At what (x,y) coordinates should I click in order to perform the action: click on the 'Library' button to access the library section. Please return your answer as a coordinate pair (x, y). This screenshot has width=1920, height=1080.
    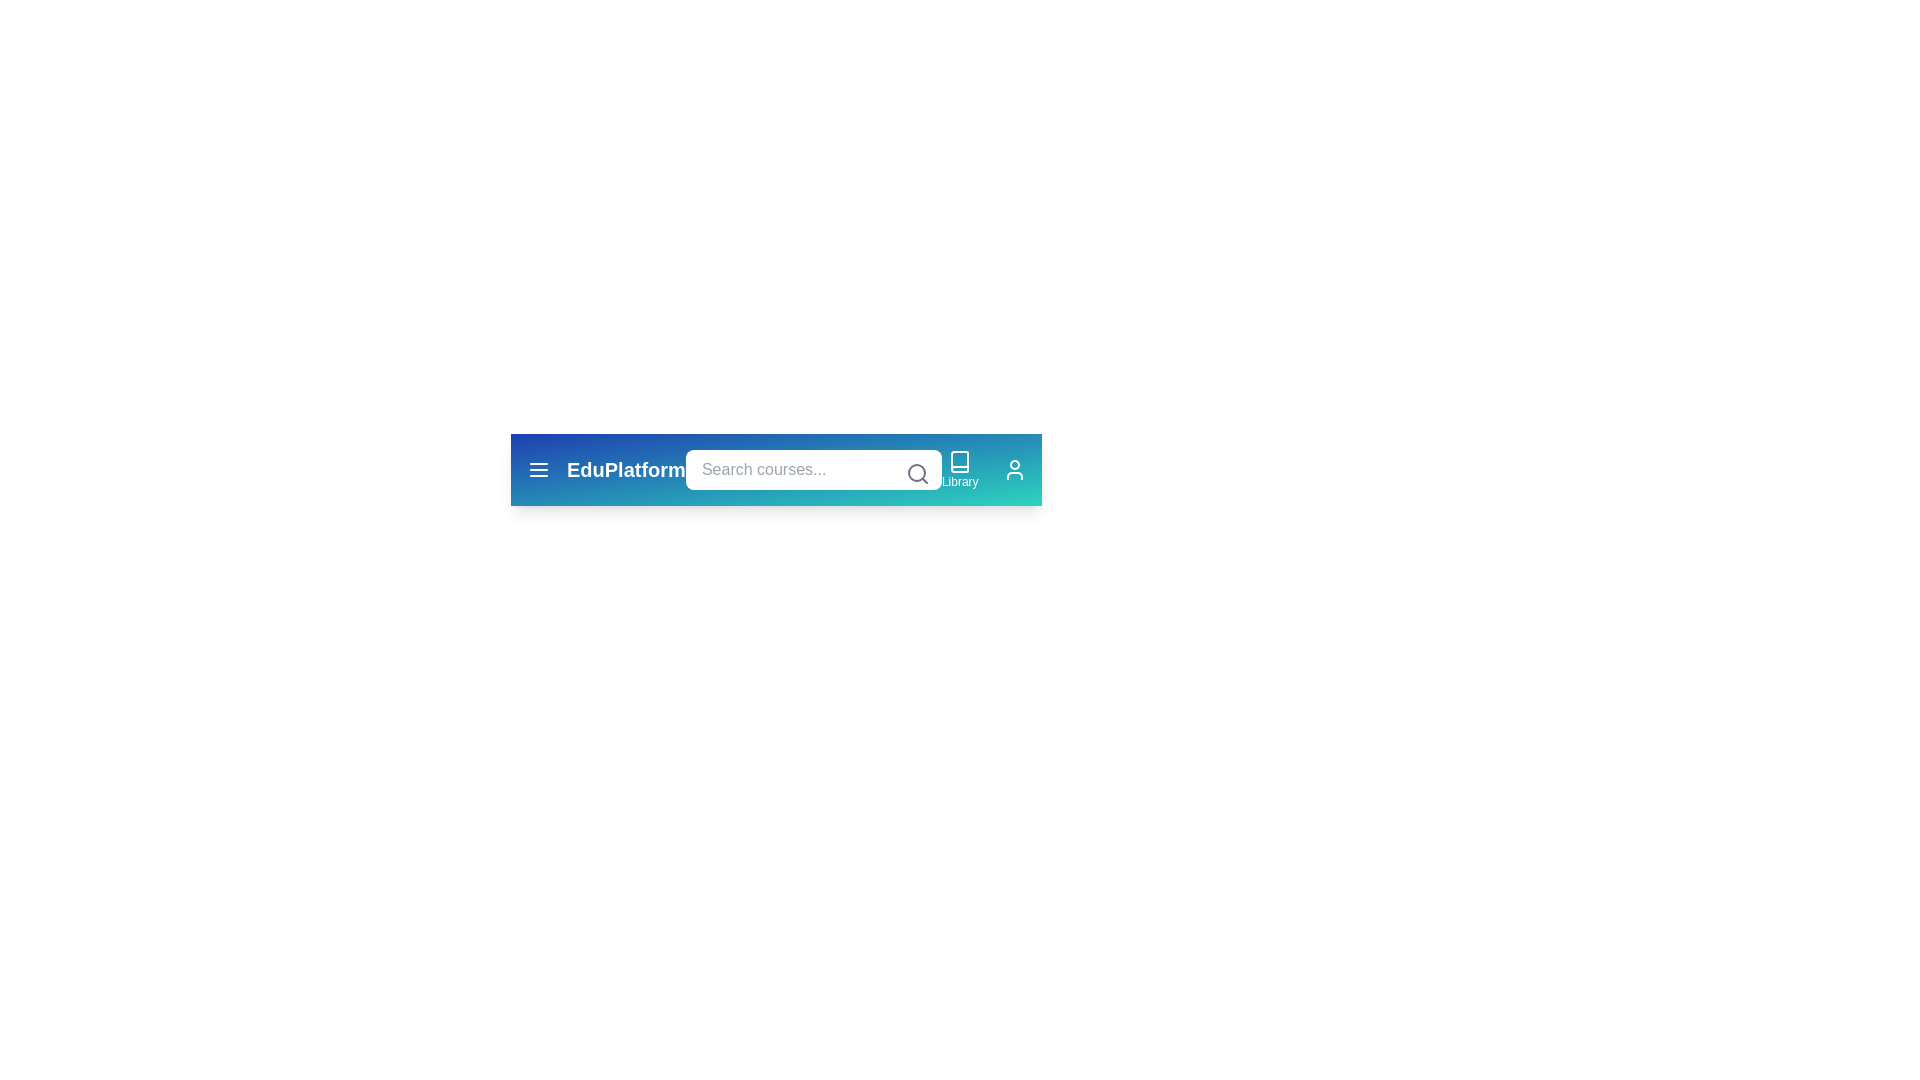
    Looking at the image, I should click on (960, 470).